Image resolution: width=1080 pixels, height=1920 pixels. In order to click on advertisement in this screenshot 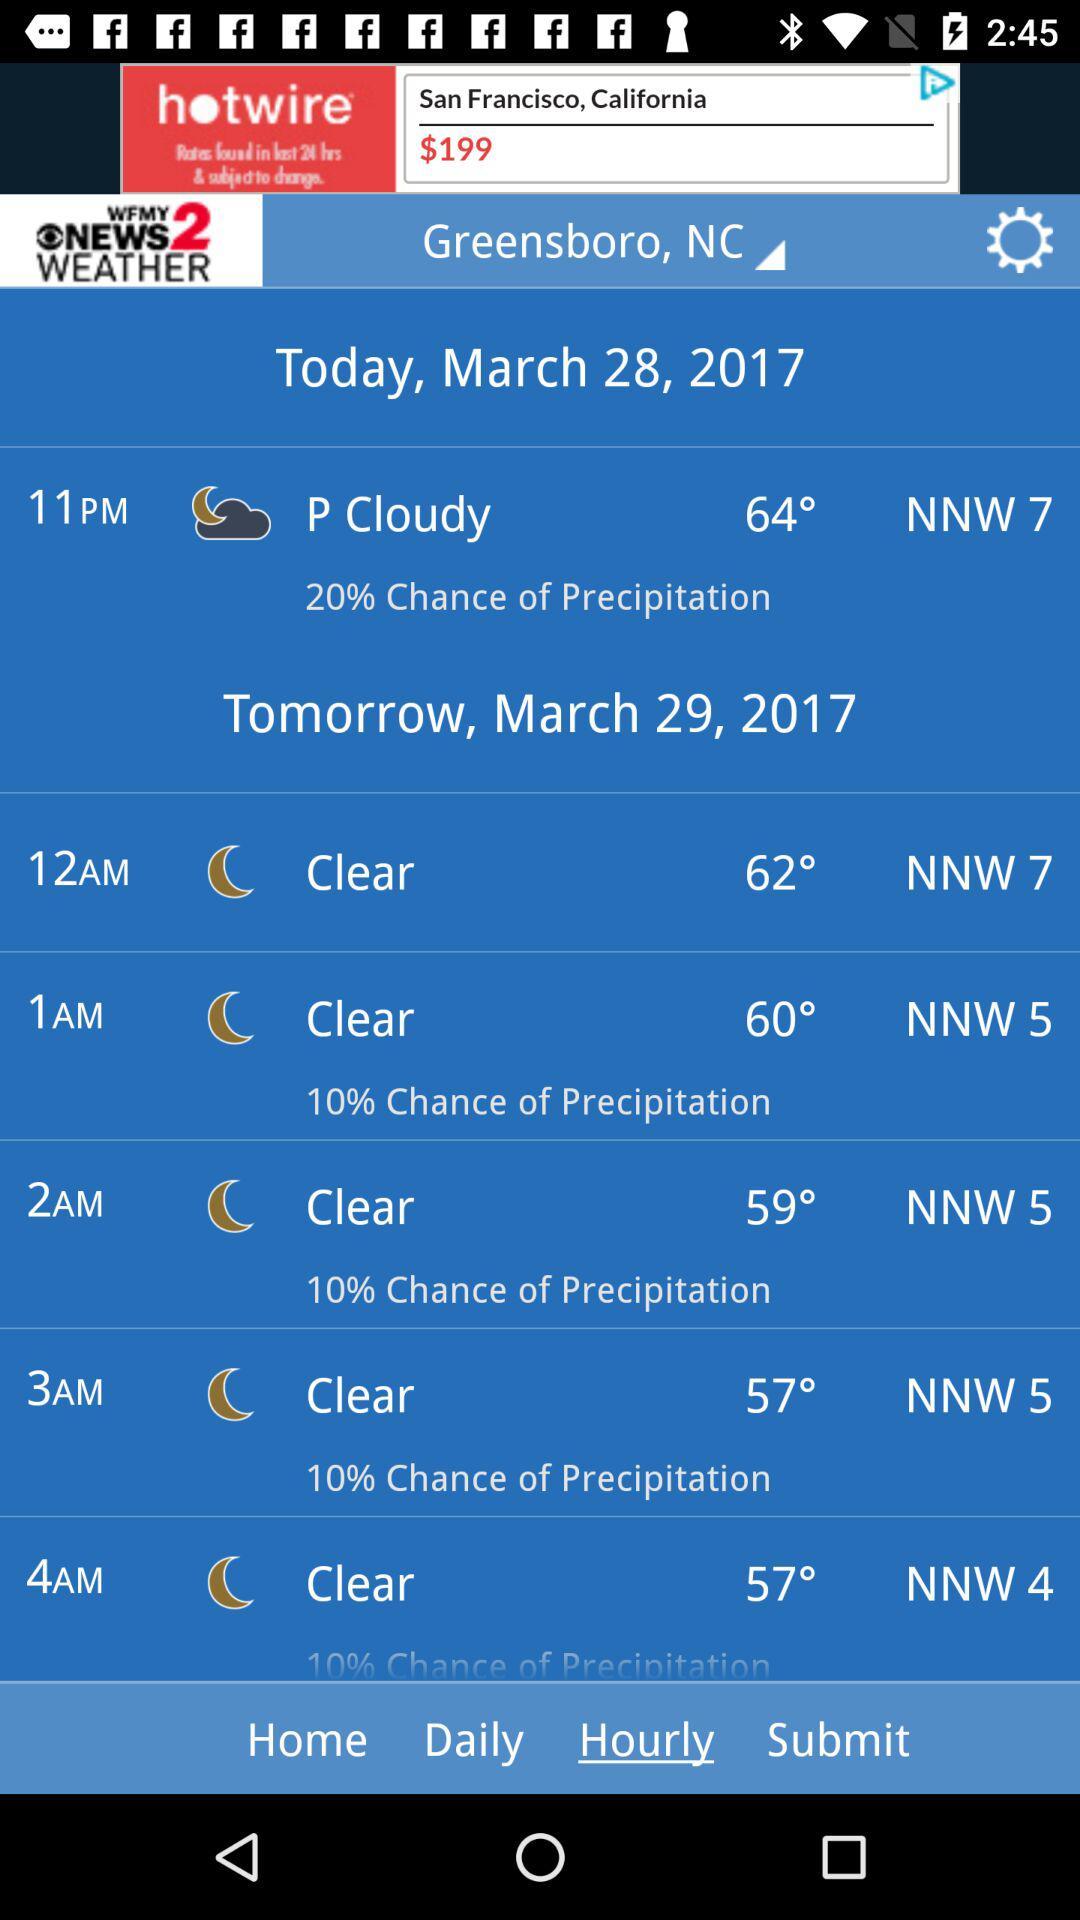, I will do `click(540, 127)`.